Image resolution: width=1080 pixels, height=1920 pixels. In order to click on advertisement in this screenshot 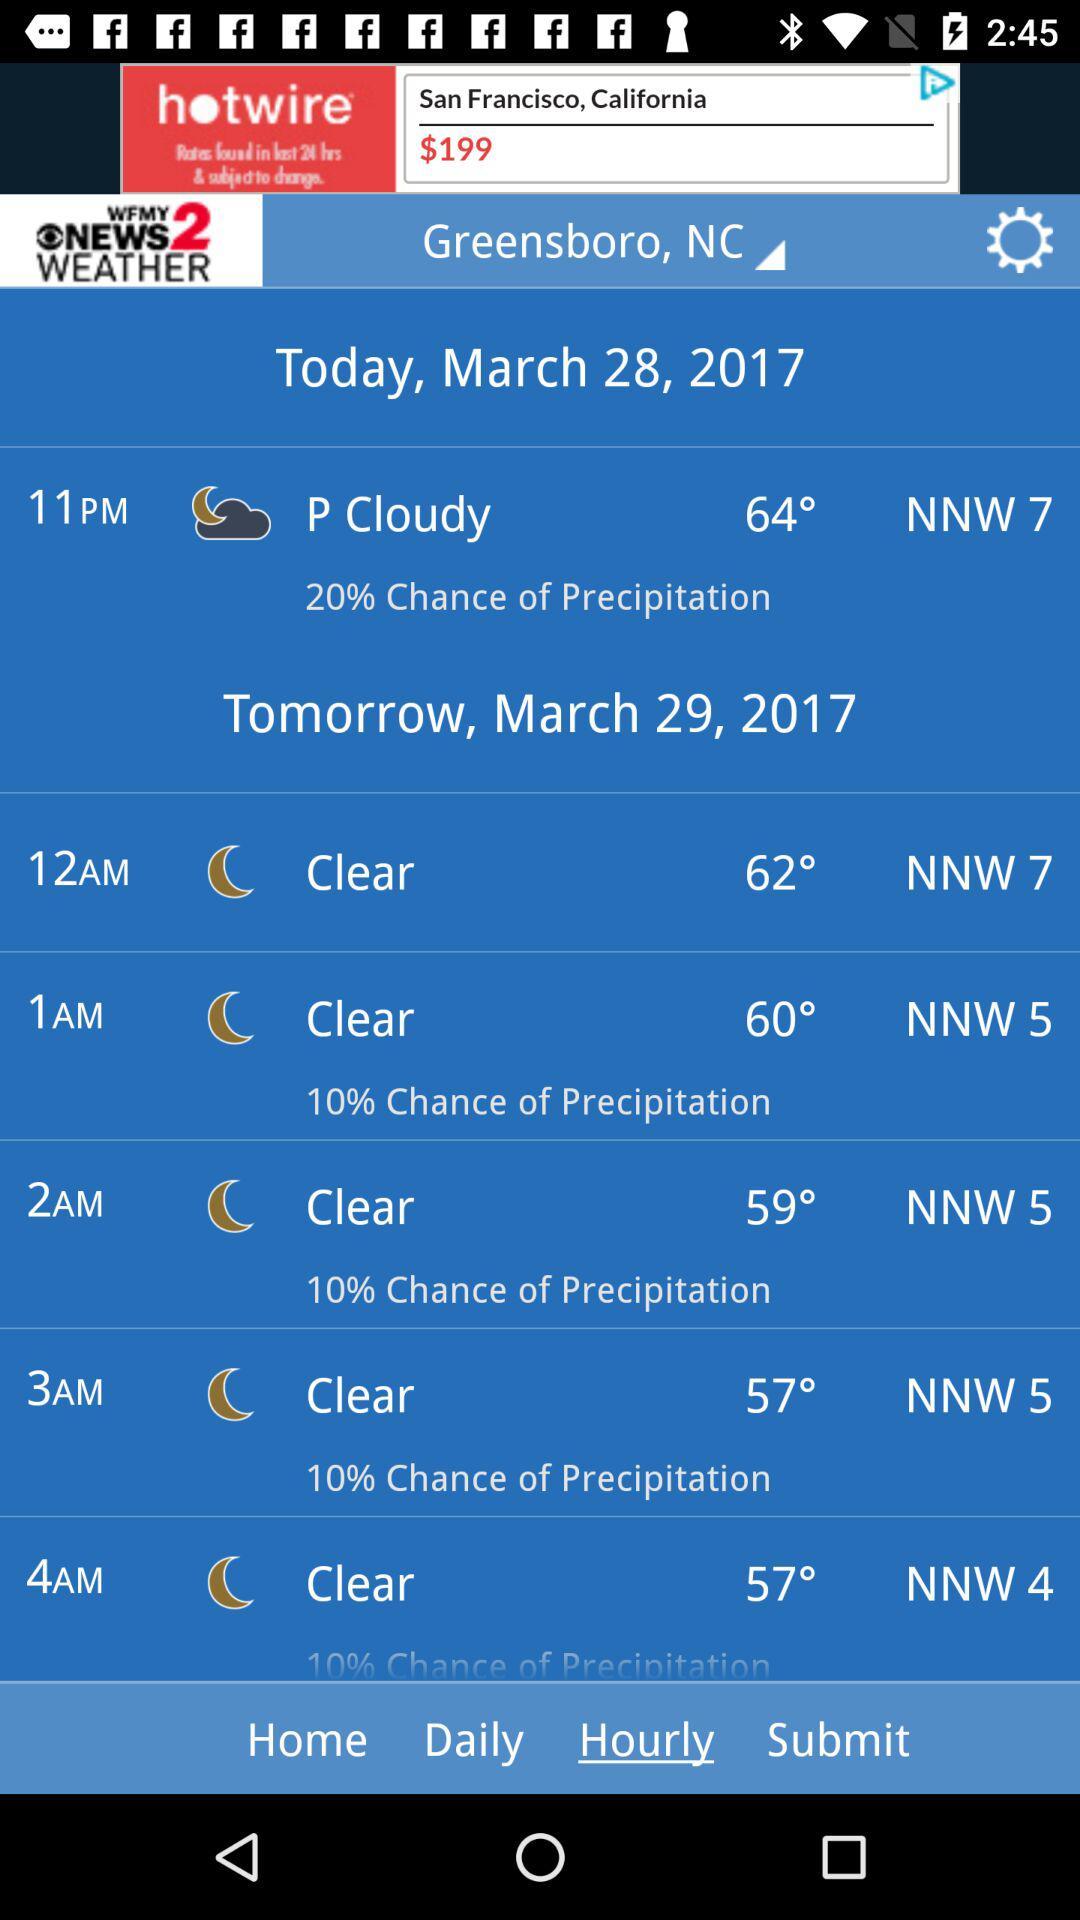, I will do `click(540, 127)`.